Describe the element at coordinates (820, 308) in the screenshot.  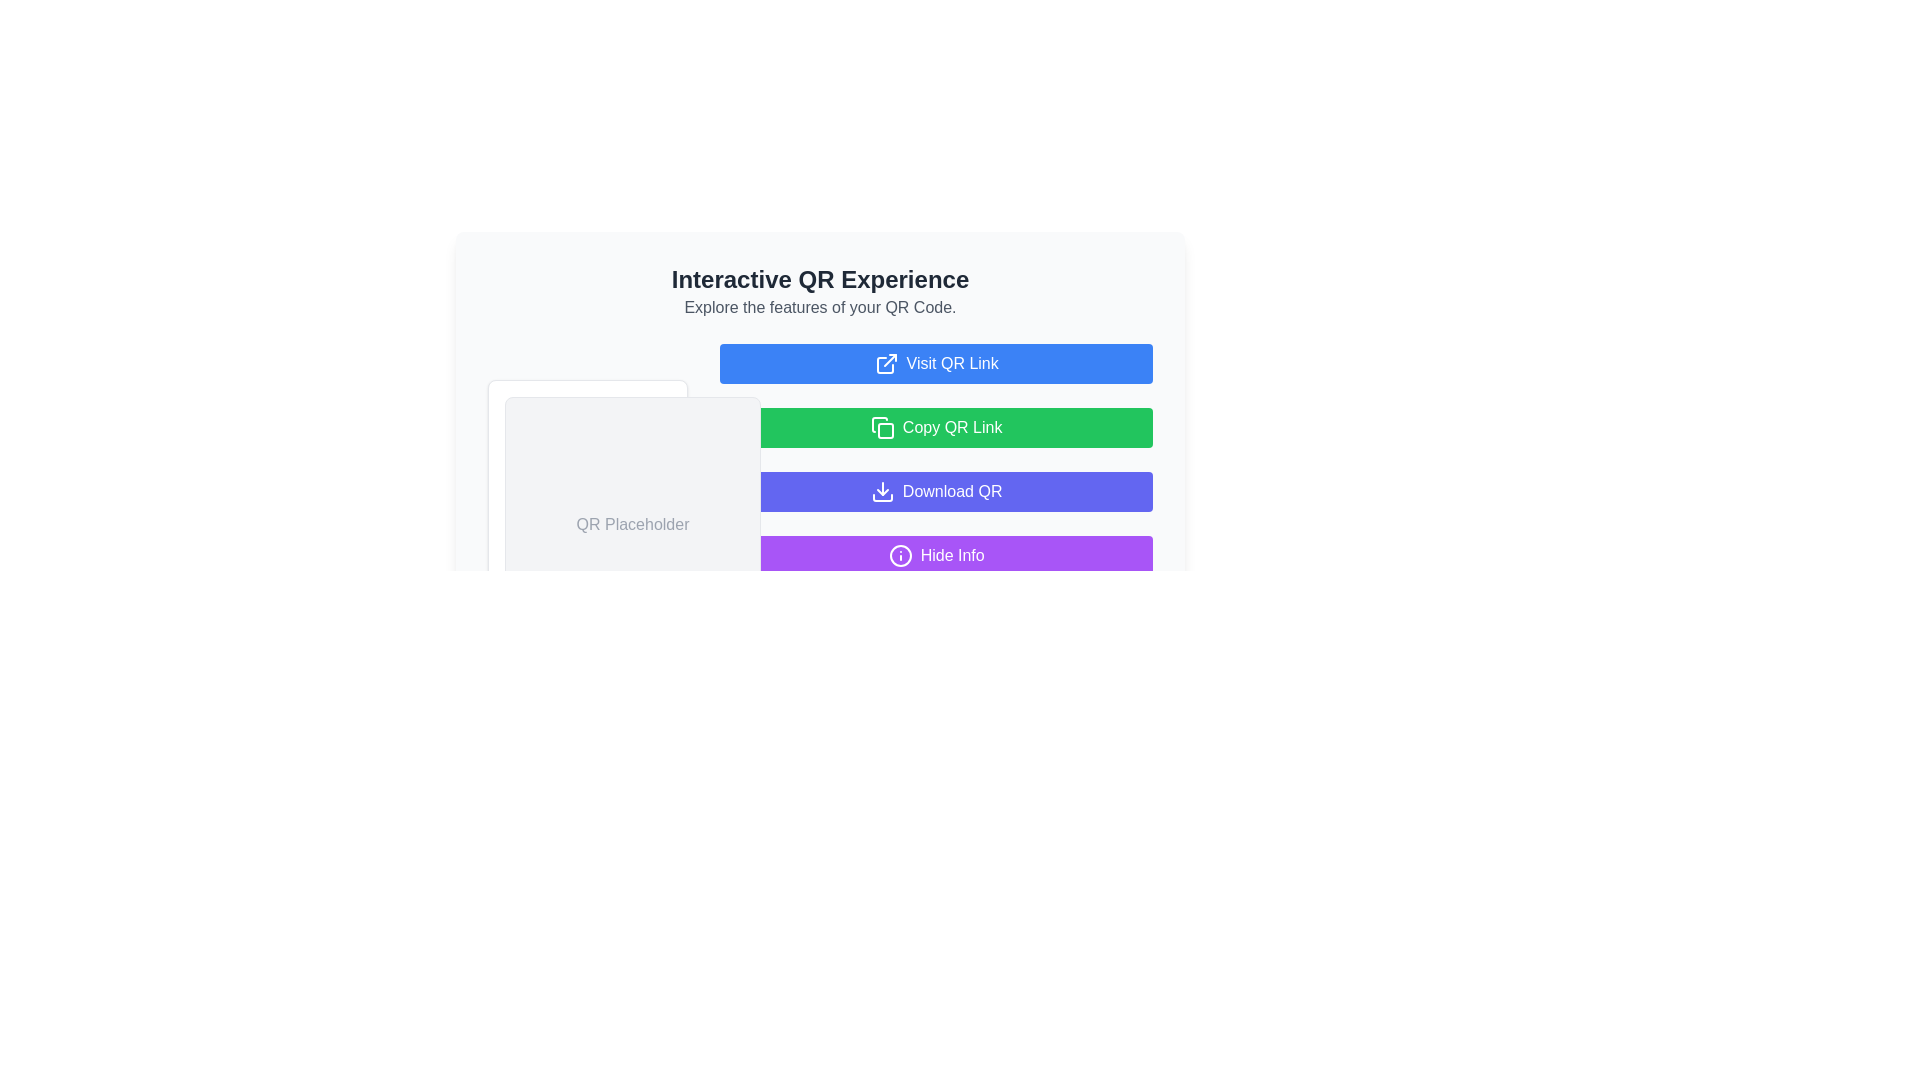
I see `the static text element that serves as a descriptive subtitle beneath 'Interactive QR Experience'` at that location.